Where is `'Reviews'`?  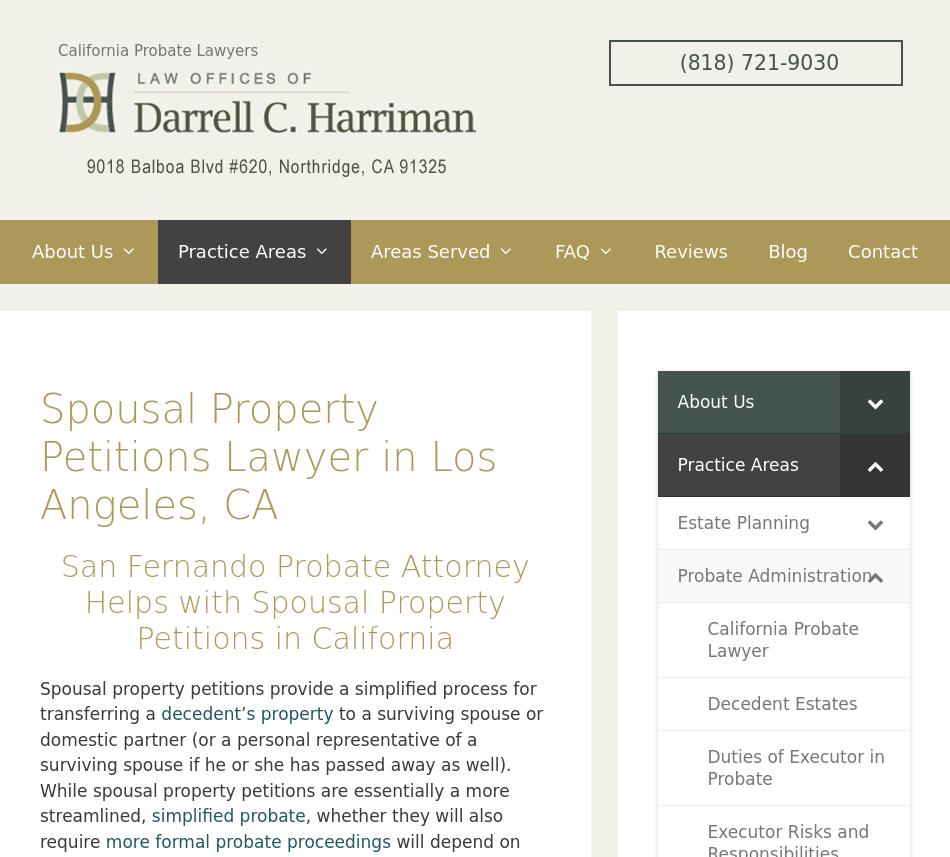 'Reviews' is located at coordinates (691, 250).